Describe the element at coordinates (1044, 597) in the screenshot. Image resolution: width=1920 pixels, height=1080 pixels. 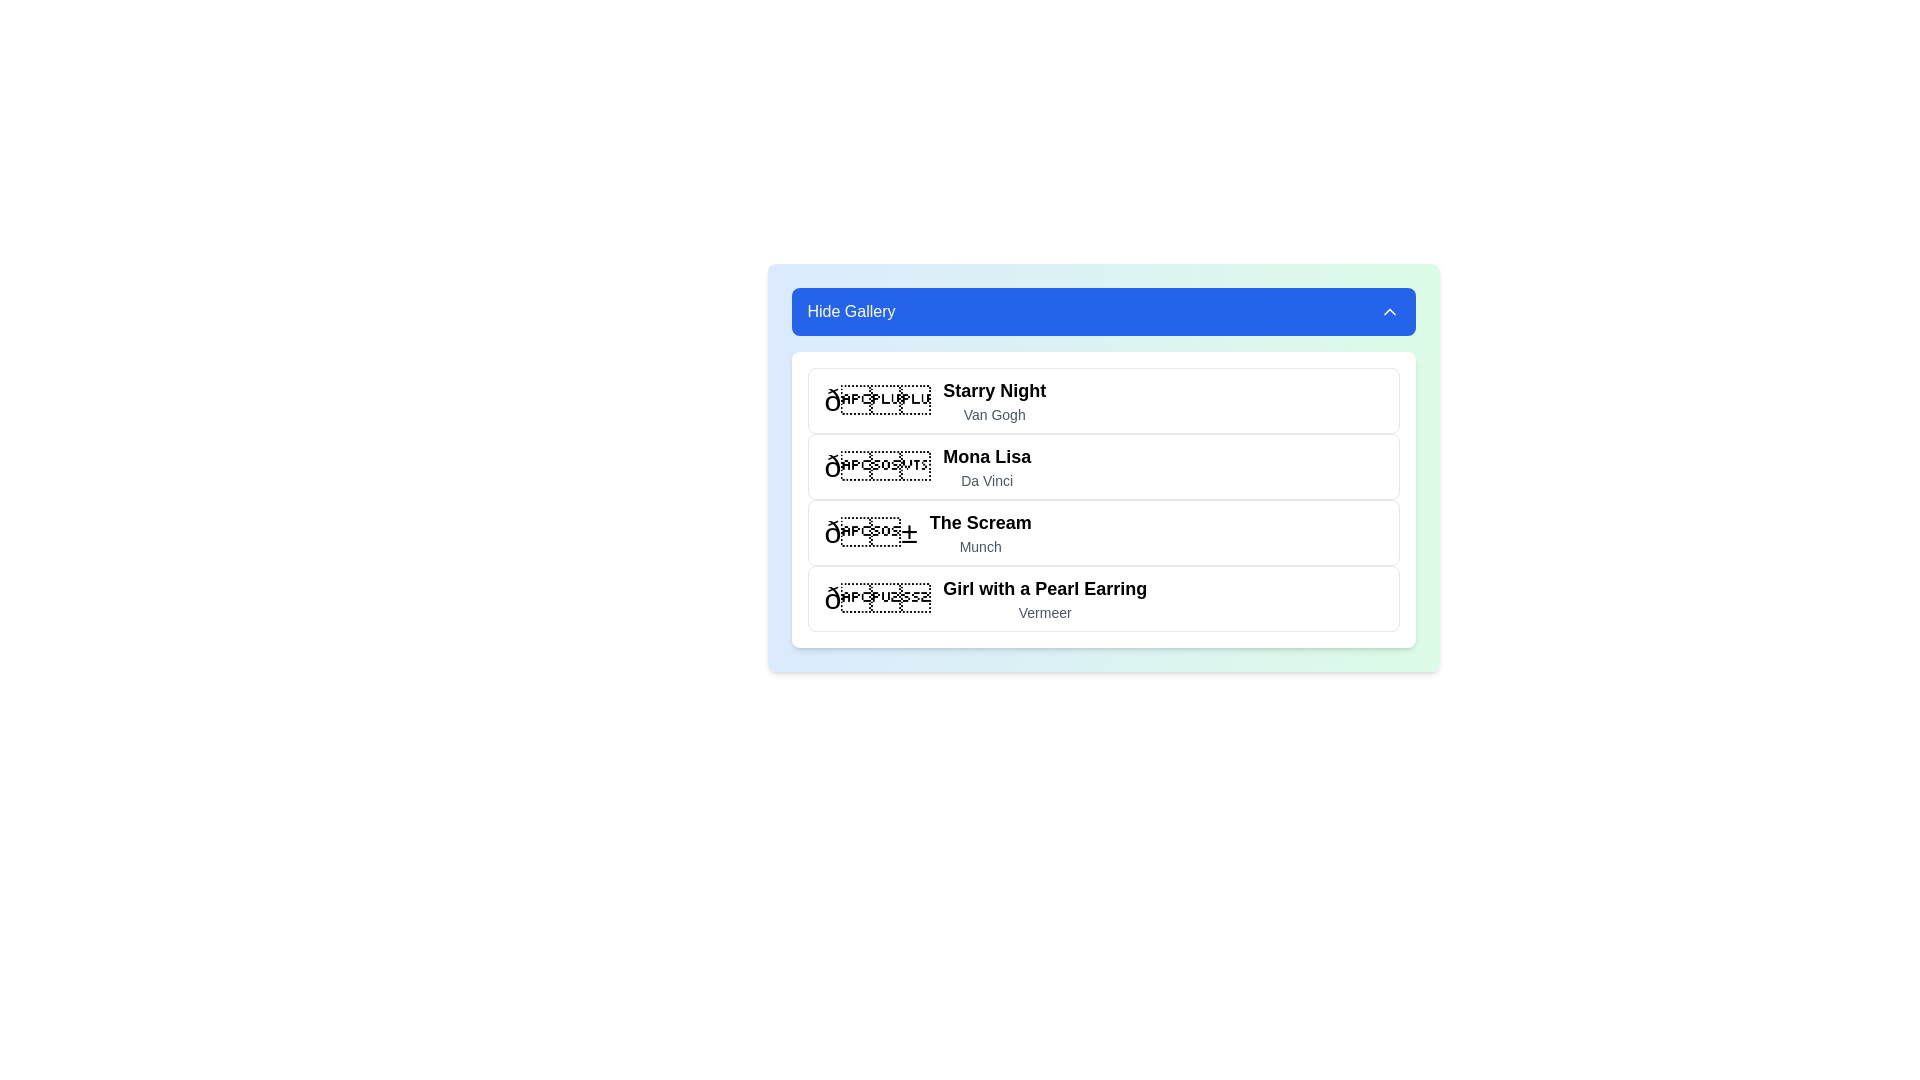
I see `the text label element displaying 'Girl with a Pearl Earring' in bold font, located at the bottom of a vertical list in the 'Hide Gallery' panel` at that location.